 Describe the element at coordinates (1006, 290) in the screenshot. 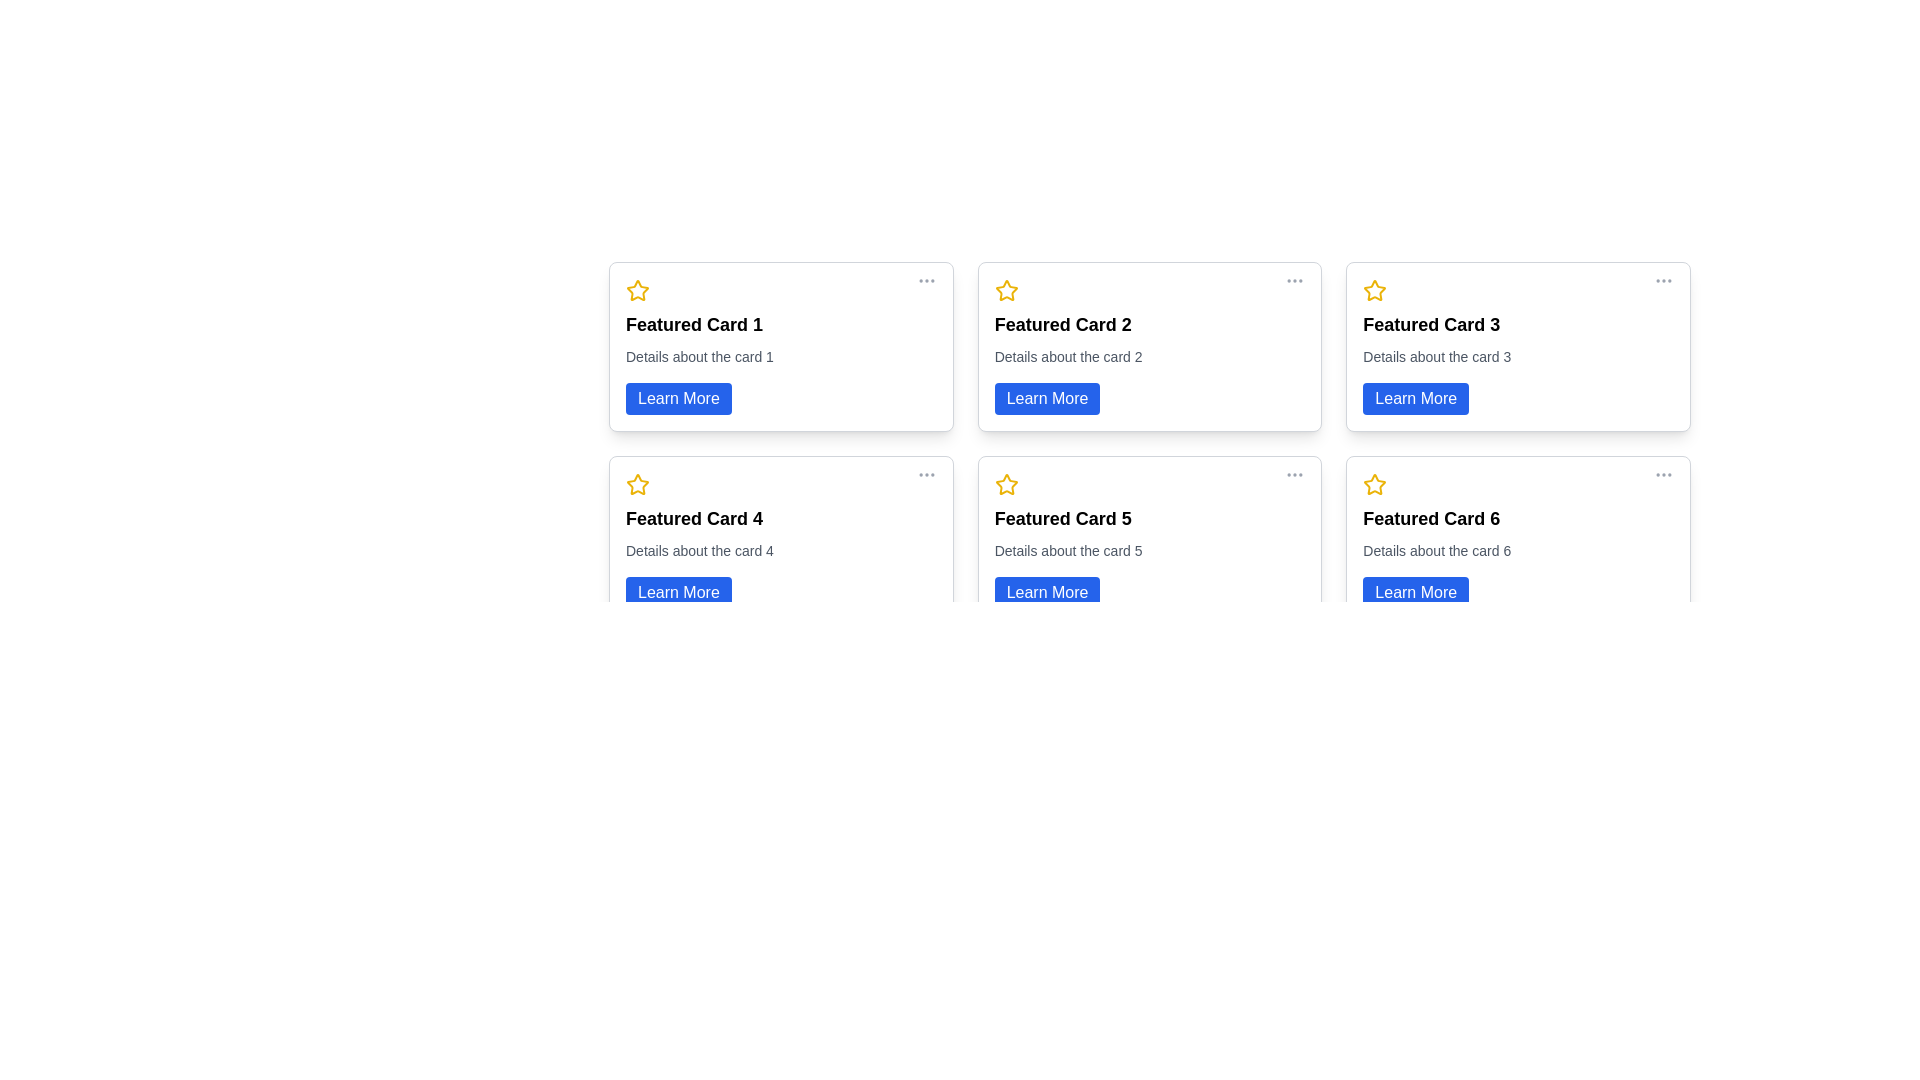

I see `the favorite or rating indicator icon located at the top-left corner of the 'Featured Card 2' component` at that location.